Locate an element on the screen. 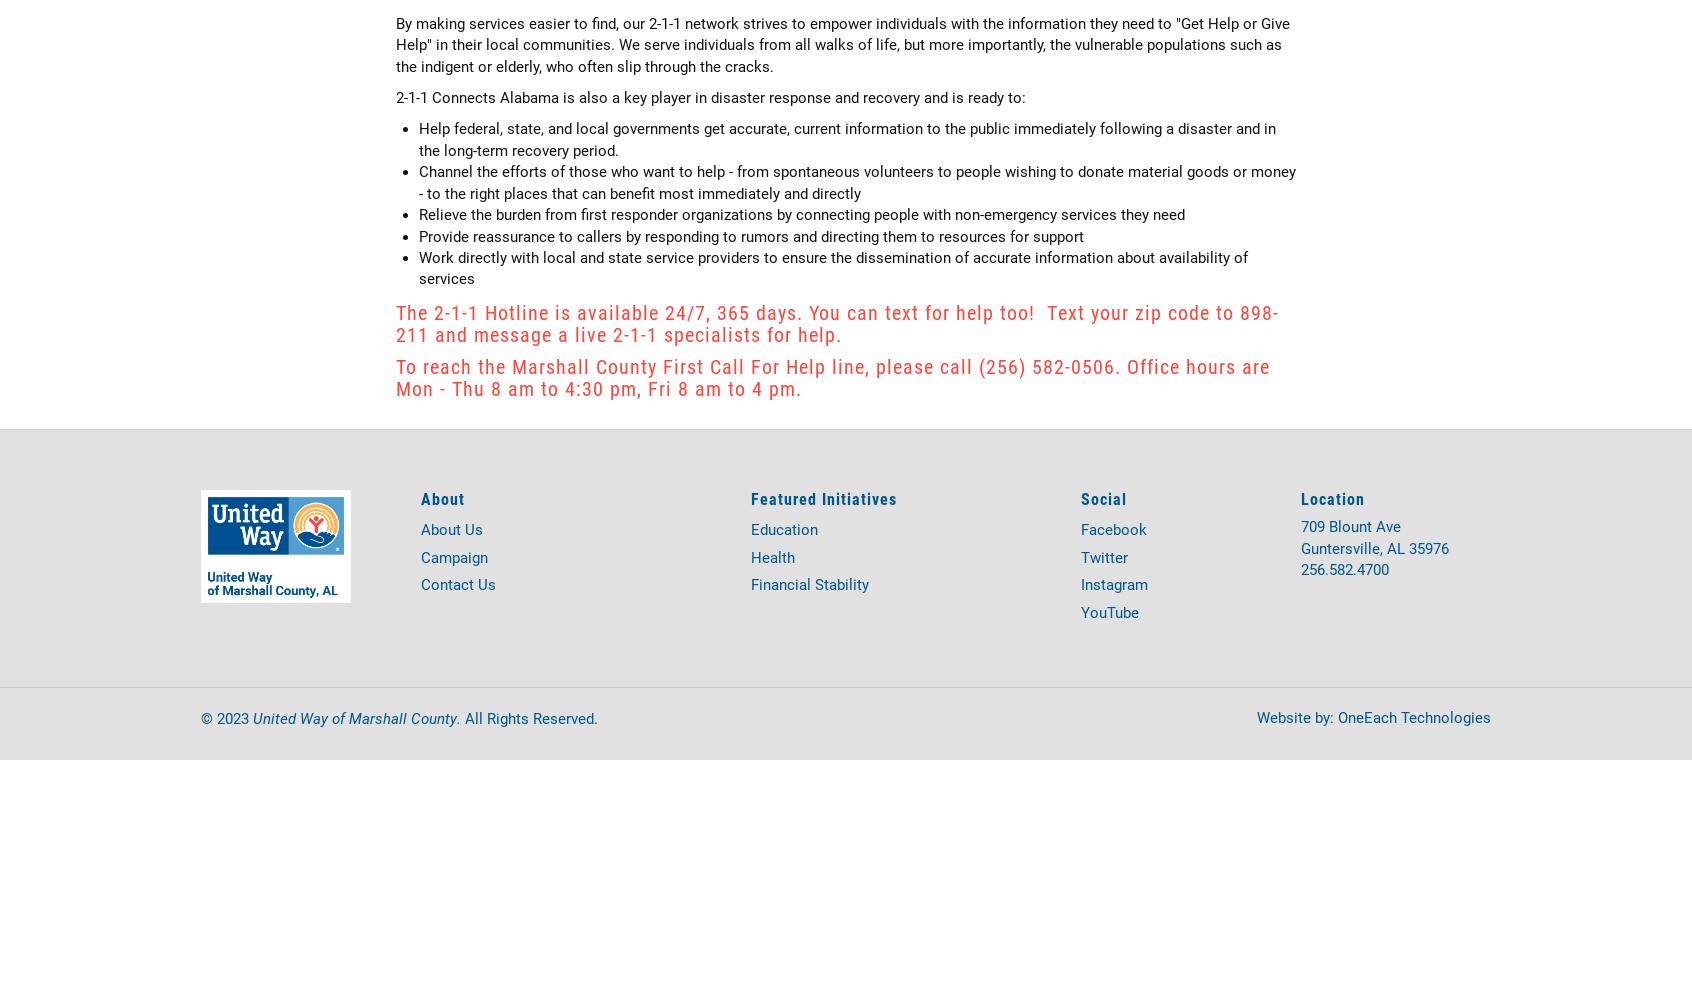 The width and height of the screenshot is (1692, 1000). 'Financial Stability' is located at coordinates (809, 584).